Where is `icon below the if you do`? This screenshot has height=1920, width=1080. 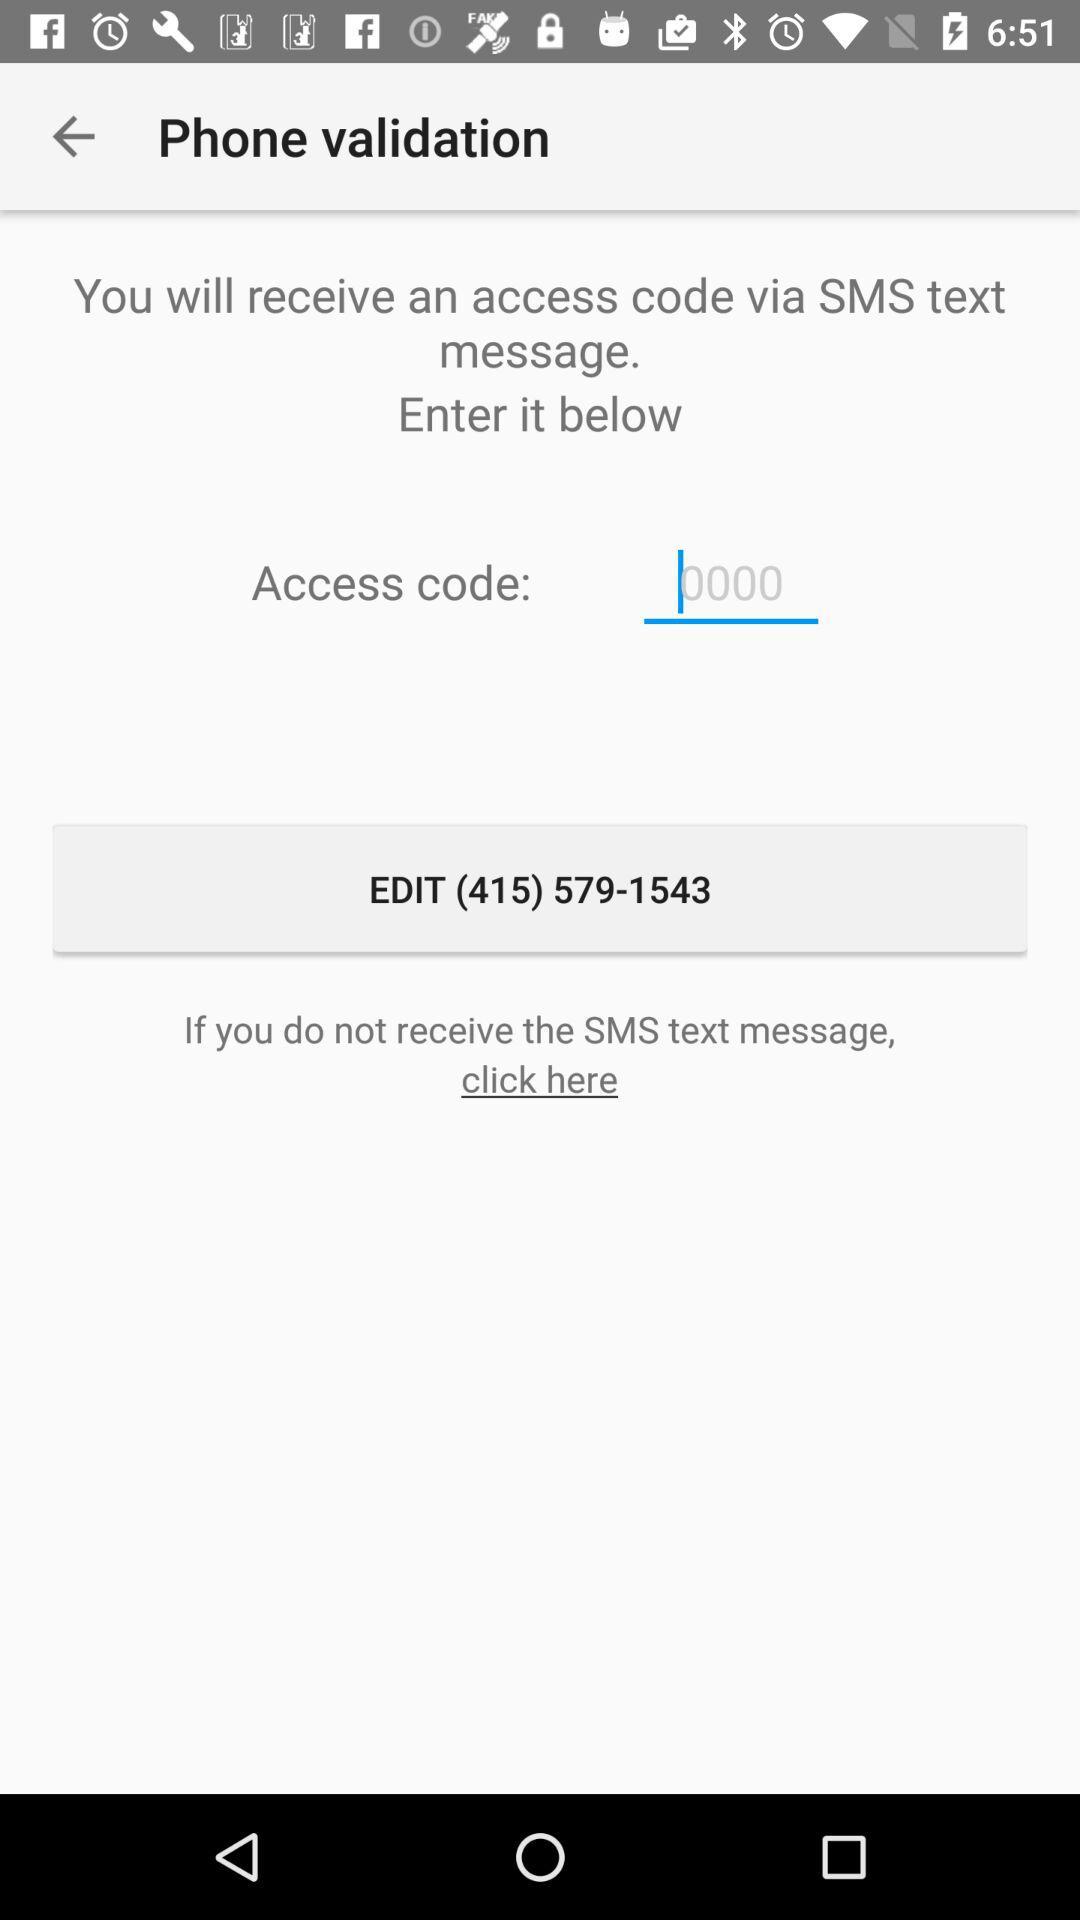 icon below the if you do is located at coordinates (538, 1077).